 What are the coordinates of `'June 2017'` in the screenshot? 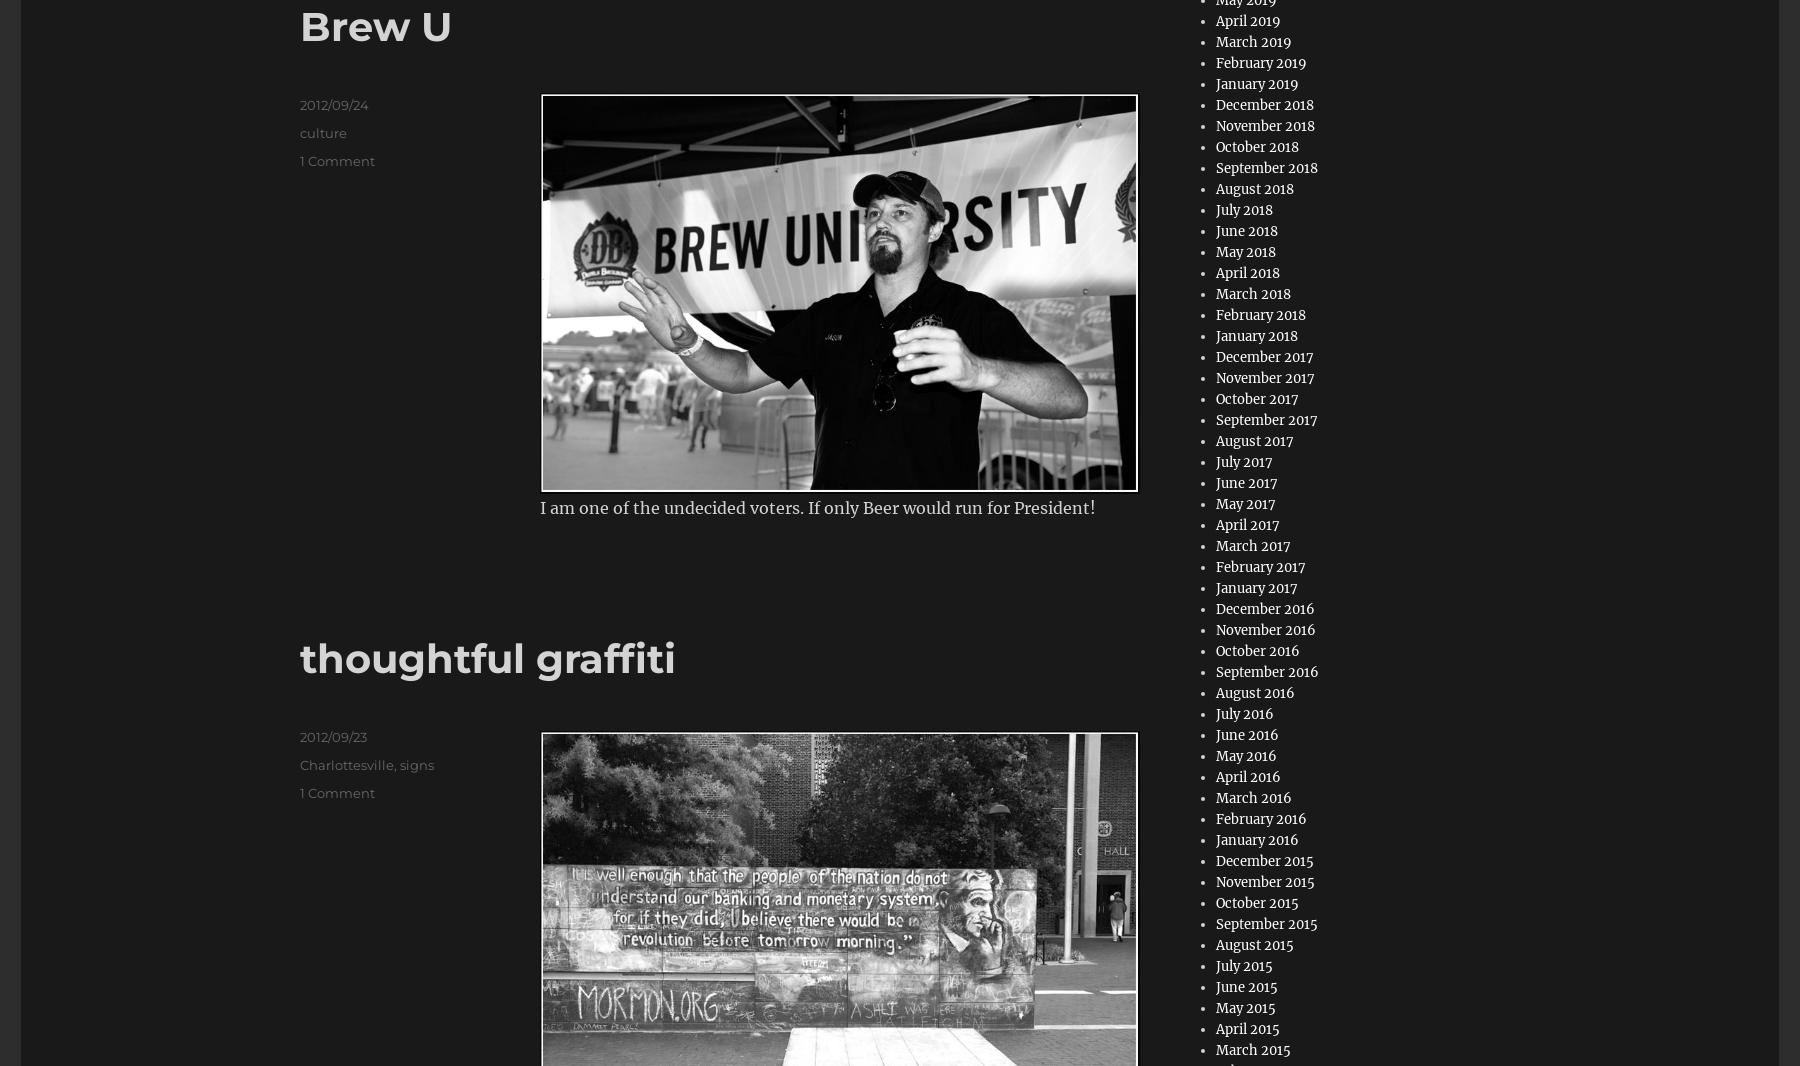 It's located at (1247, 483).